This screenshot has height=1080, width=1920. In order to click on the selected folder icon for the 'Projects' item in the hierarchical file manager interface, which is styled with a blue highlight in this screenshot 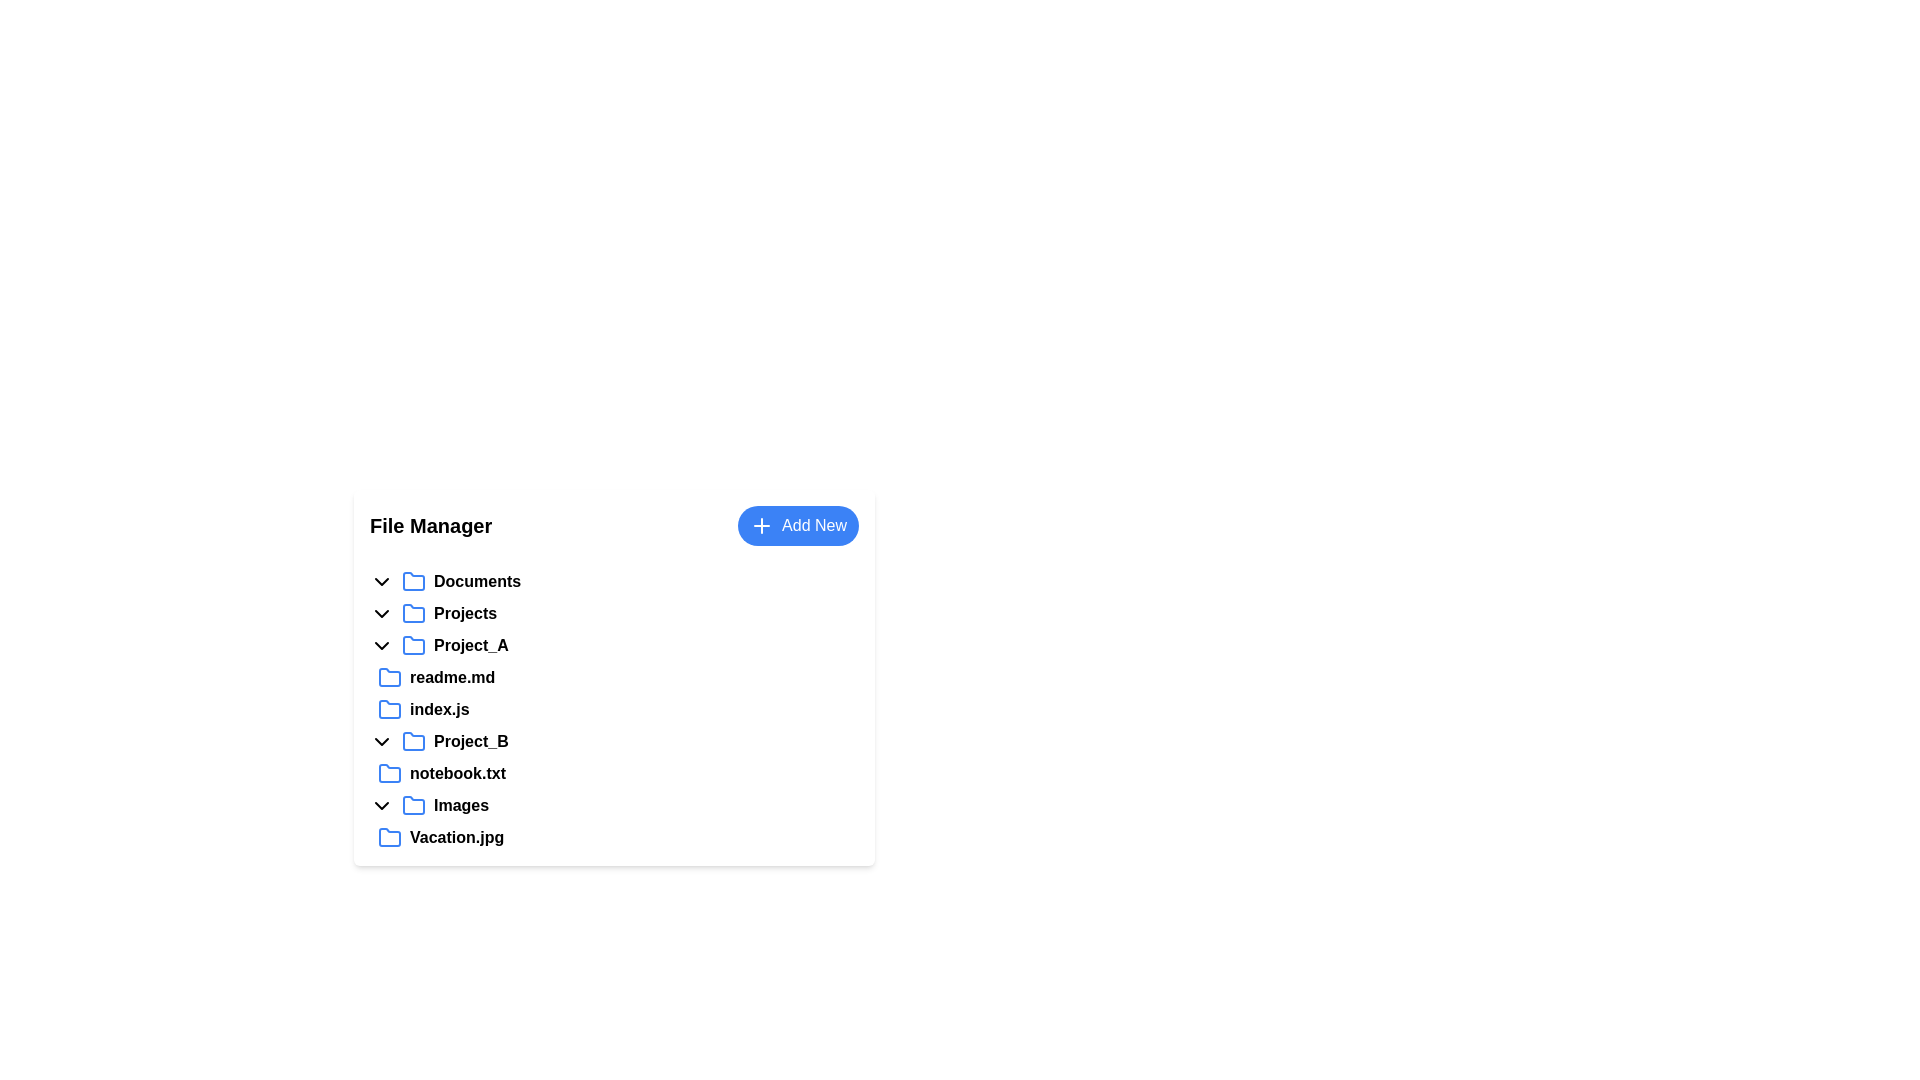, I will do `click(412, 612)`.